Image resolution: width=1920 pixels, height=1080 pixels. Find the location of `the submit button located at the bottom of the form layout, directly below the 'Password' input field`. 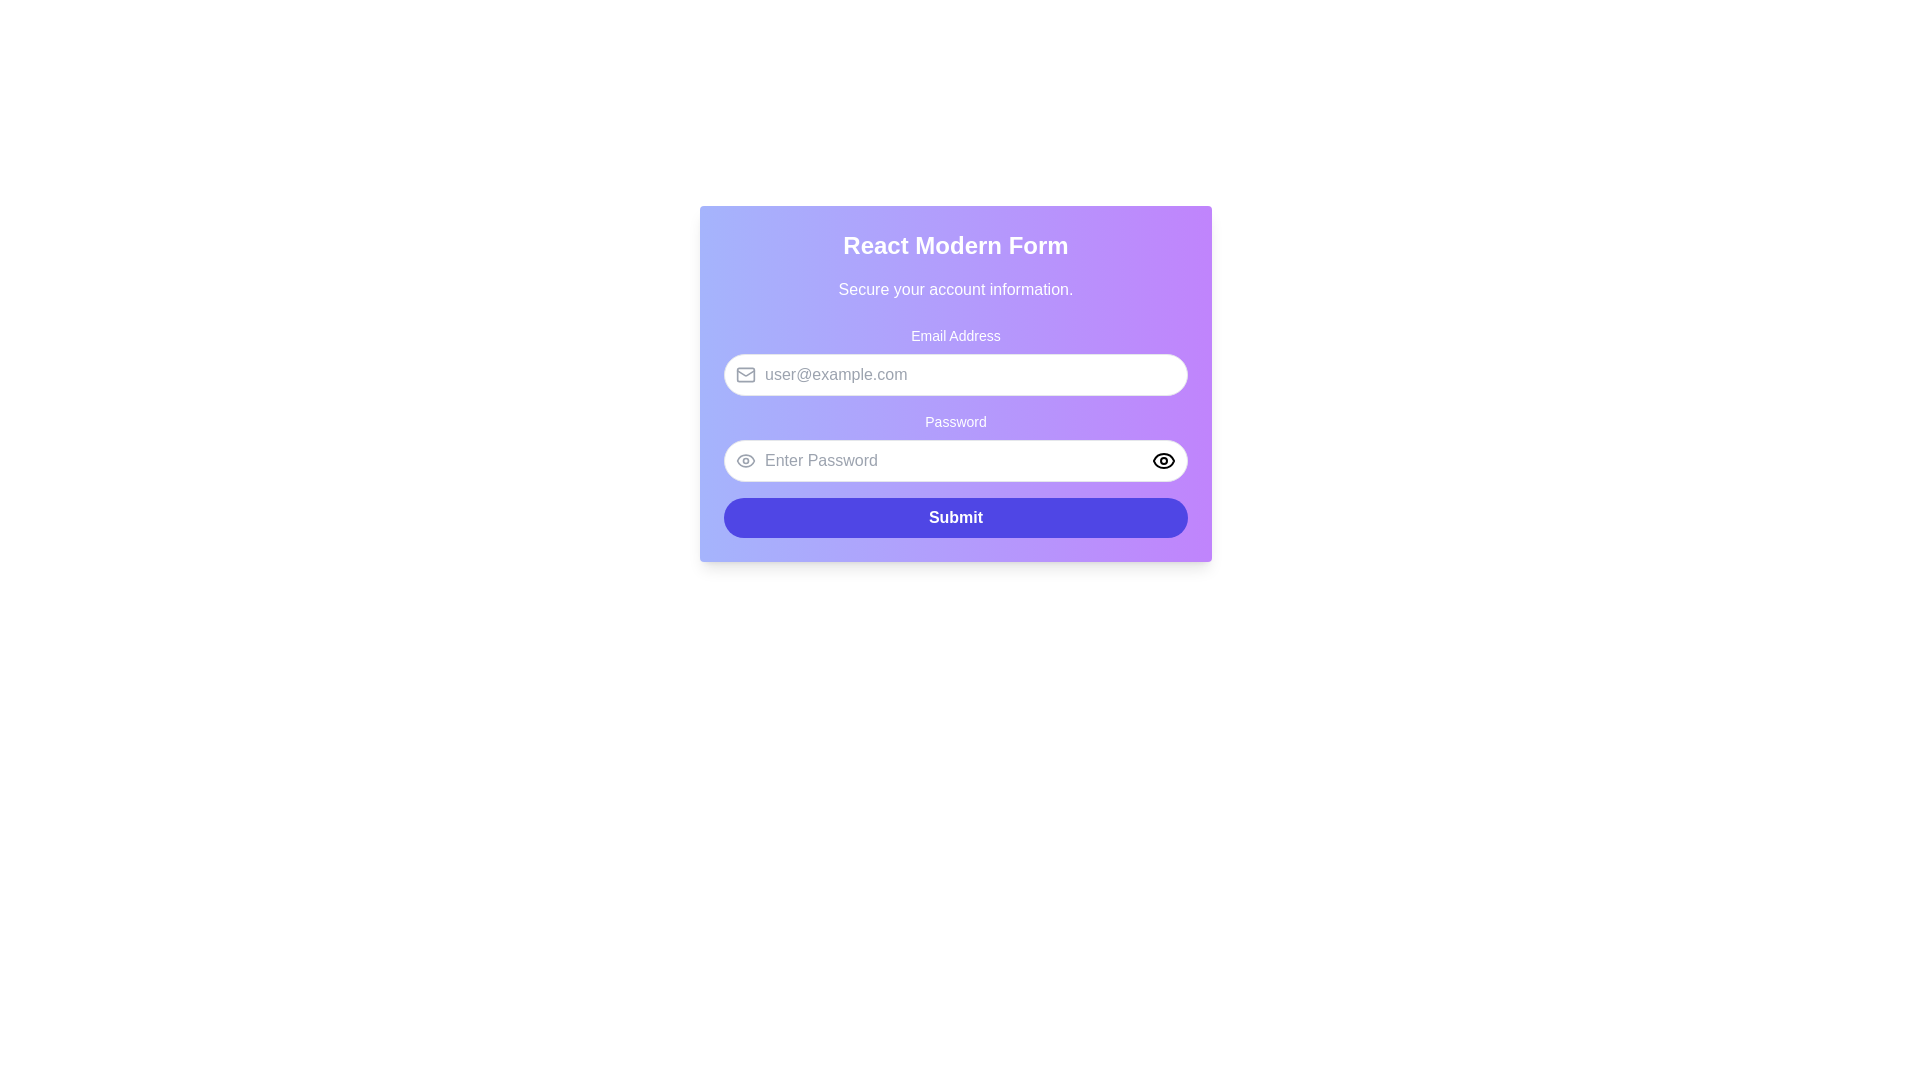

the submit button located at the bottom of the form layout, directly below the 'Password' input field is located at coordinates (954, 516).